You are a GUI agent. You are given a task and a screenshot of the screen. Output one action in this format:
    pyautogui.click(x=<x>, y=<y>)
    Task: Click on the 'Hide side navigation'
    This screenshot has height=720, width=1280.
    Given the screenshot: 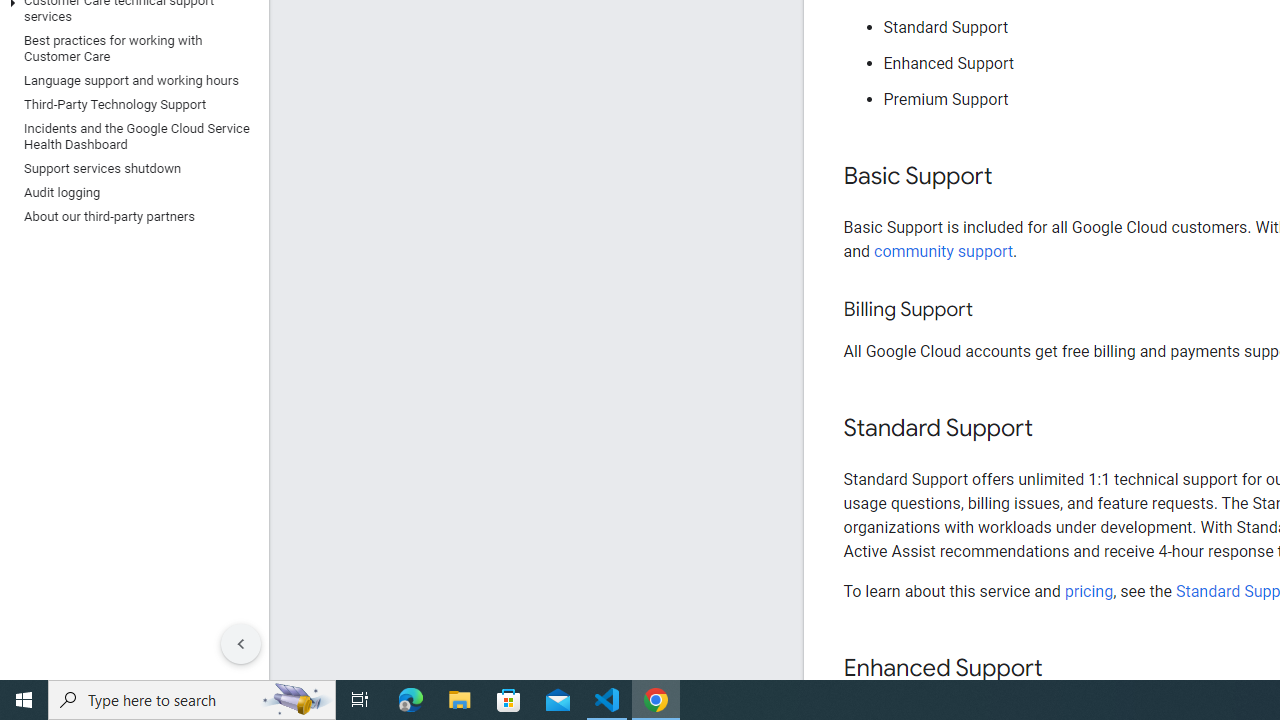 What is the action you would take?
    pyautogui.click(x=240, y=644)
    